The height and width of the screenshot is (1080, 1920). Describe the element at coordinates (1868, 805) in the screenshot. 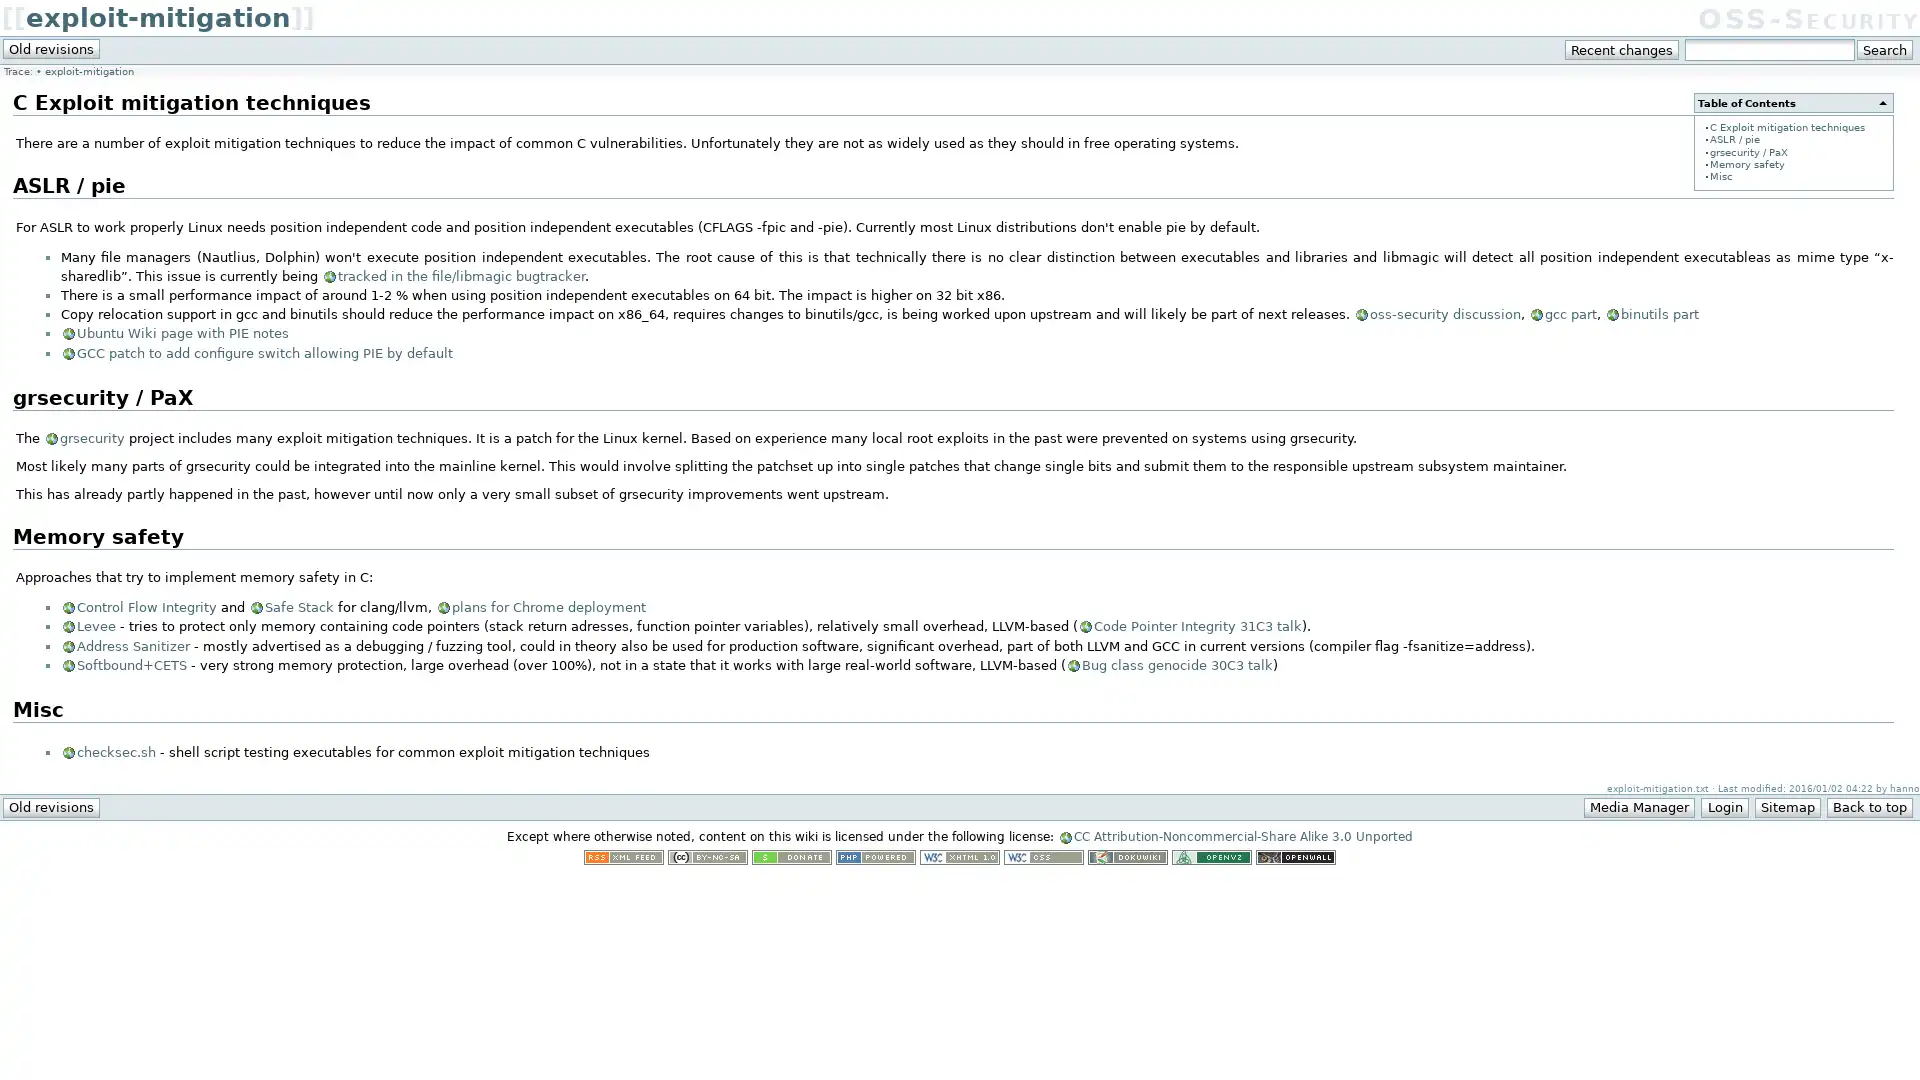

I see `Back to top` at that location.